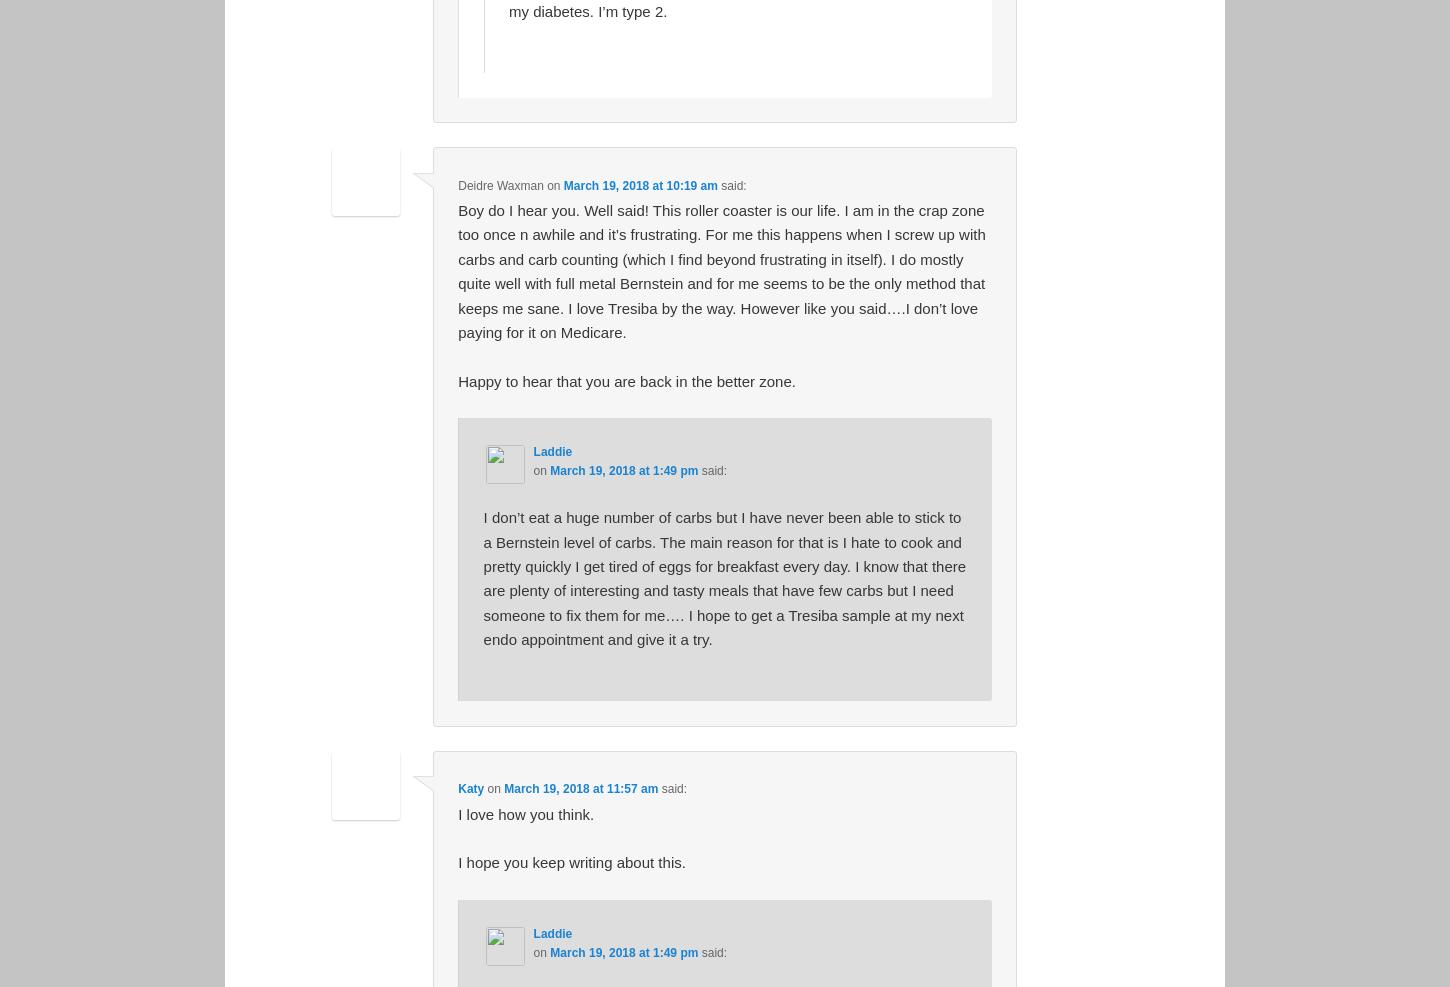 The width and height of the screenshot is (1450, 987). What do you see at coordinates (504, 789) in the screenshot?
I see `'March 19, 2018 at 11:57 am'` at bounding box center [504, 789].